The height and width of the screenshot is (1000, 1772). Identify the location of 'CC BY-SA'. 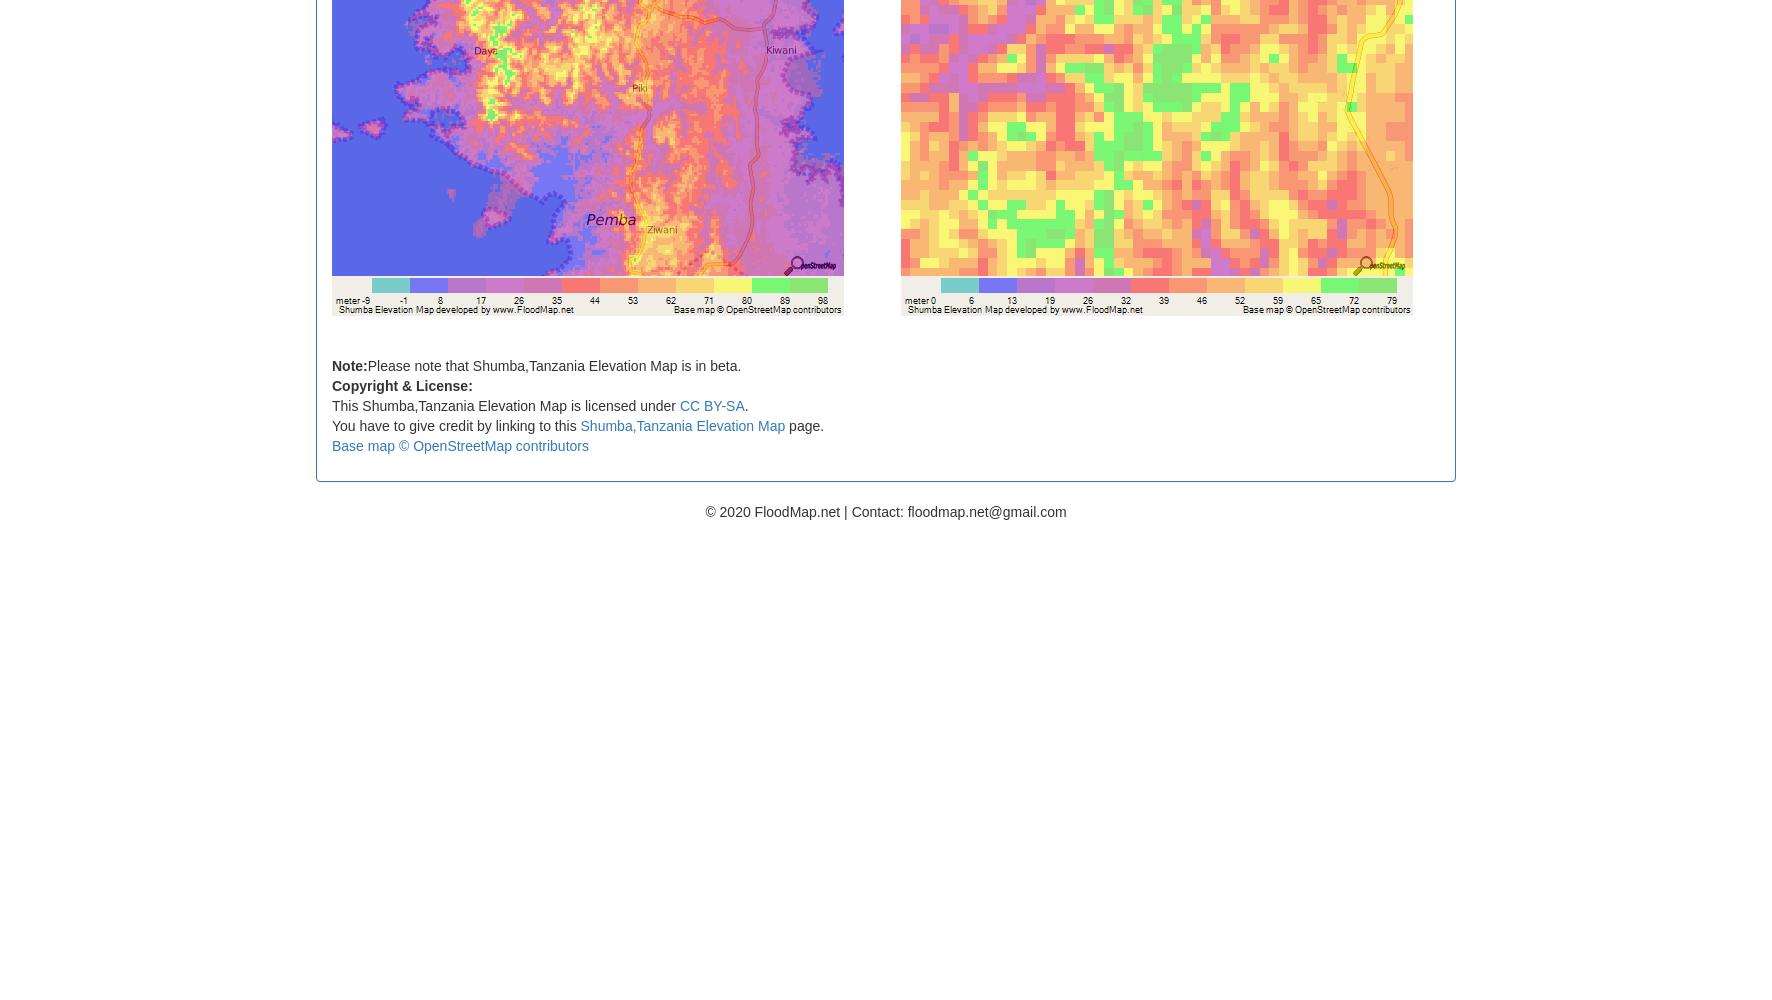
(678, 405).